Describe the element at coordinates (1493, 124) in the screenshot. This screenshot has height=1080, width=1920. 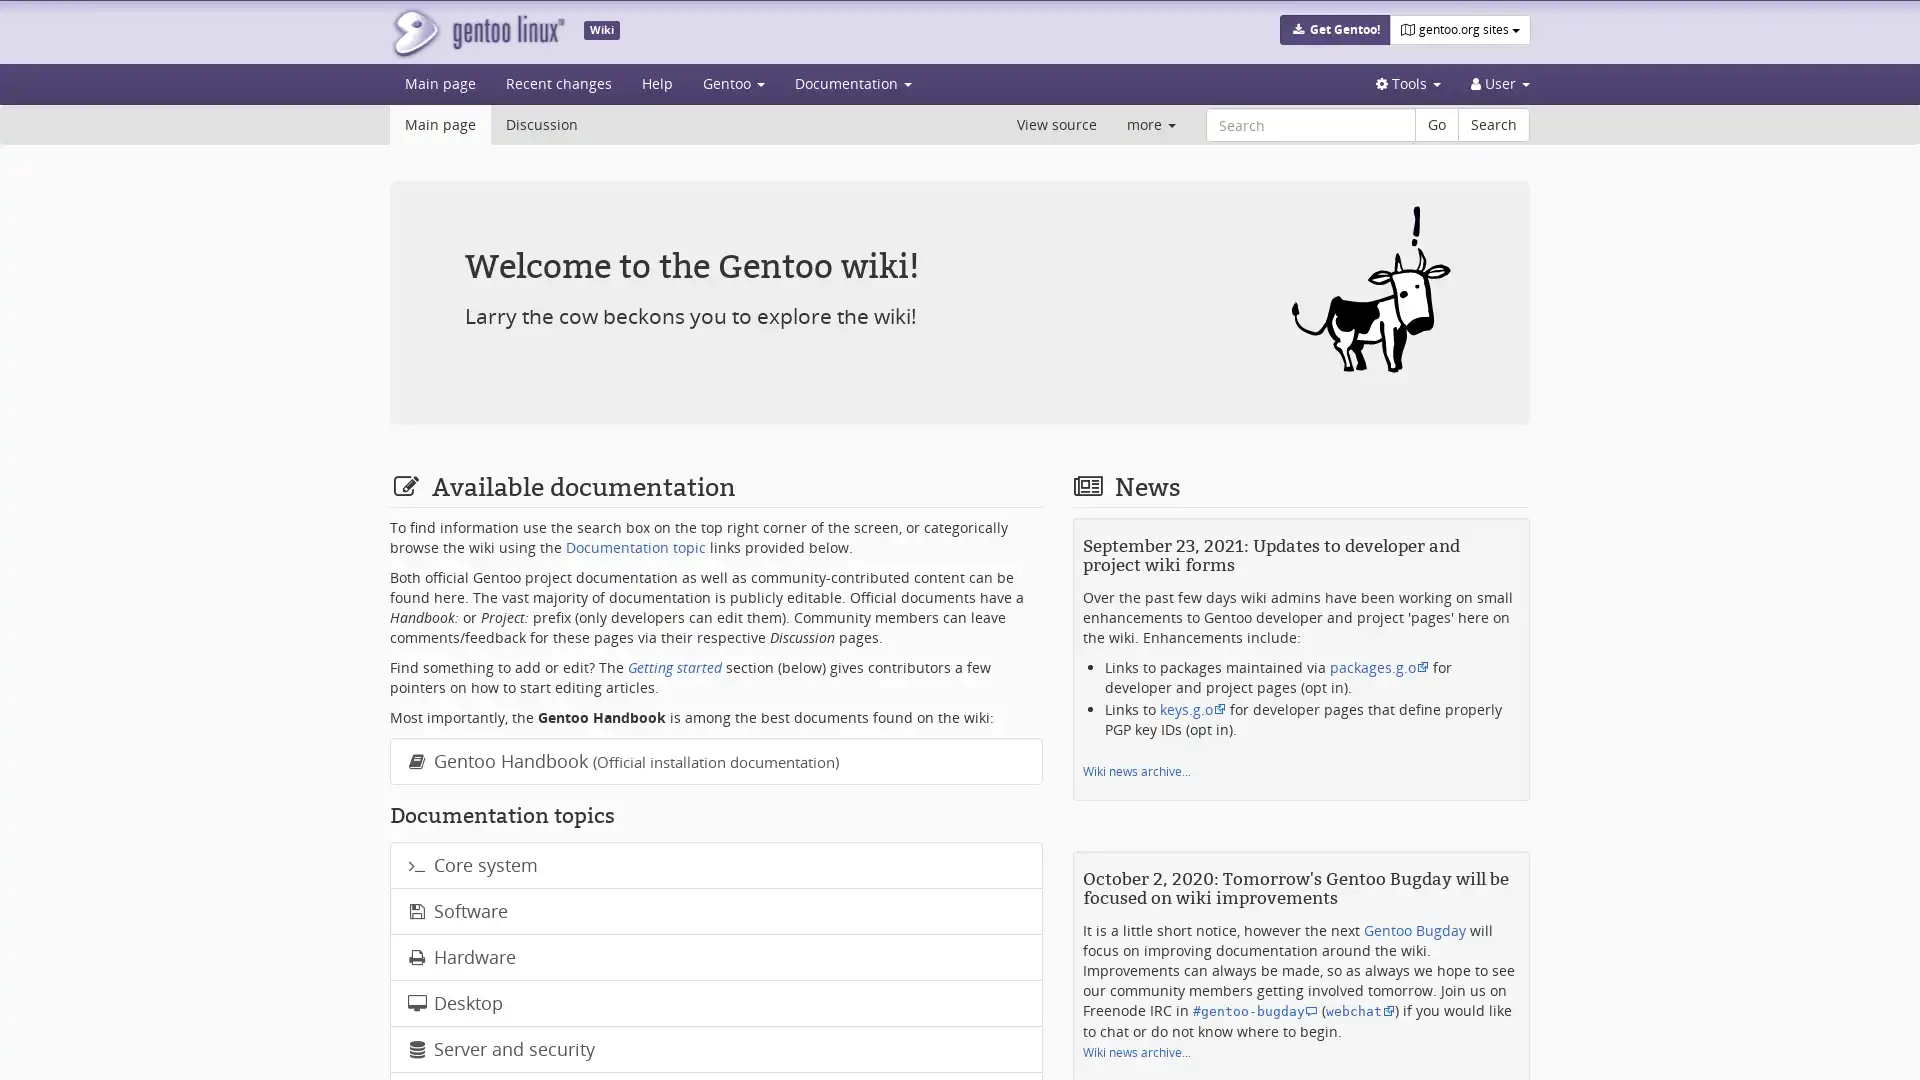
I see `Search` at that location.